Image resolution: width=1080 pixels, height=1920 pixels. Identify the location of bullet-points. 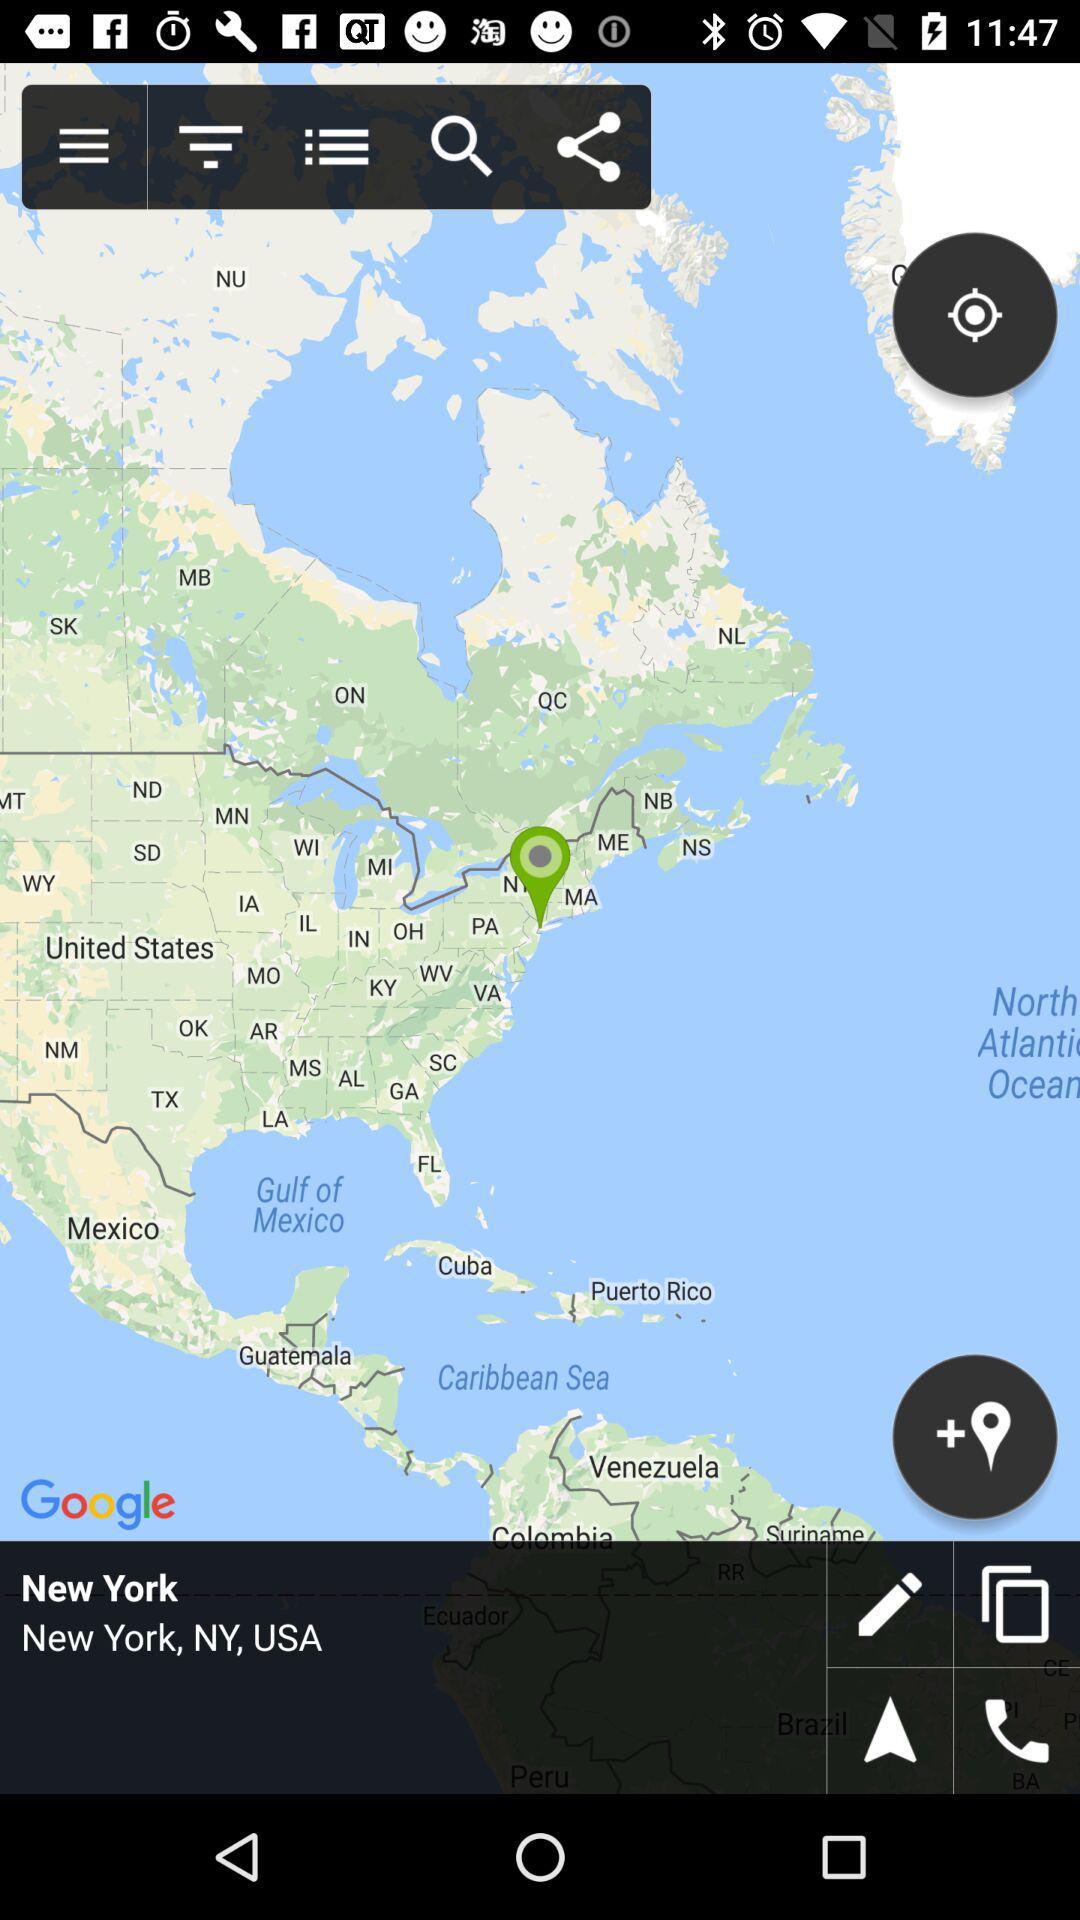
(335, 146).